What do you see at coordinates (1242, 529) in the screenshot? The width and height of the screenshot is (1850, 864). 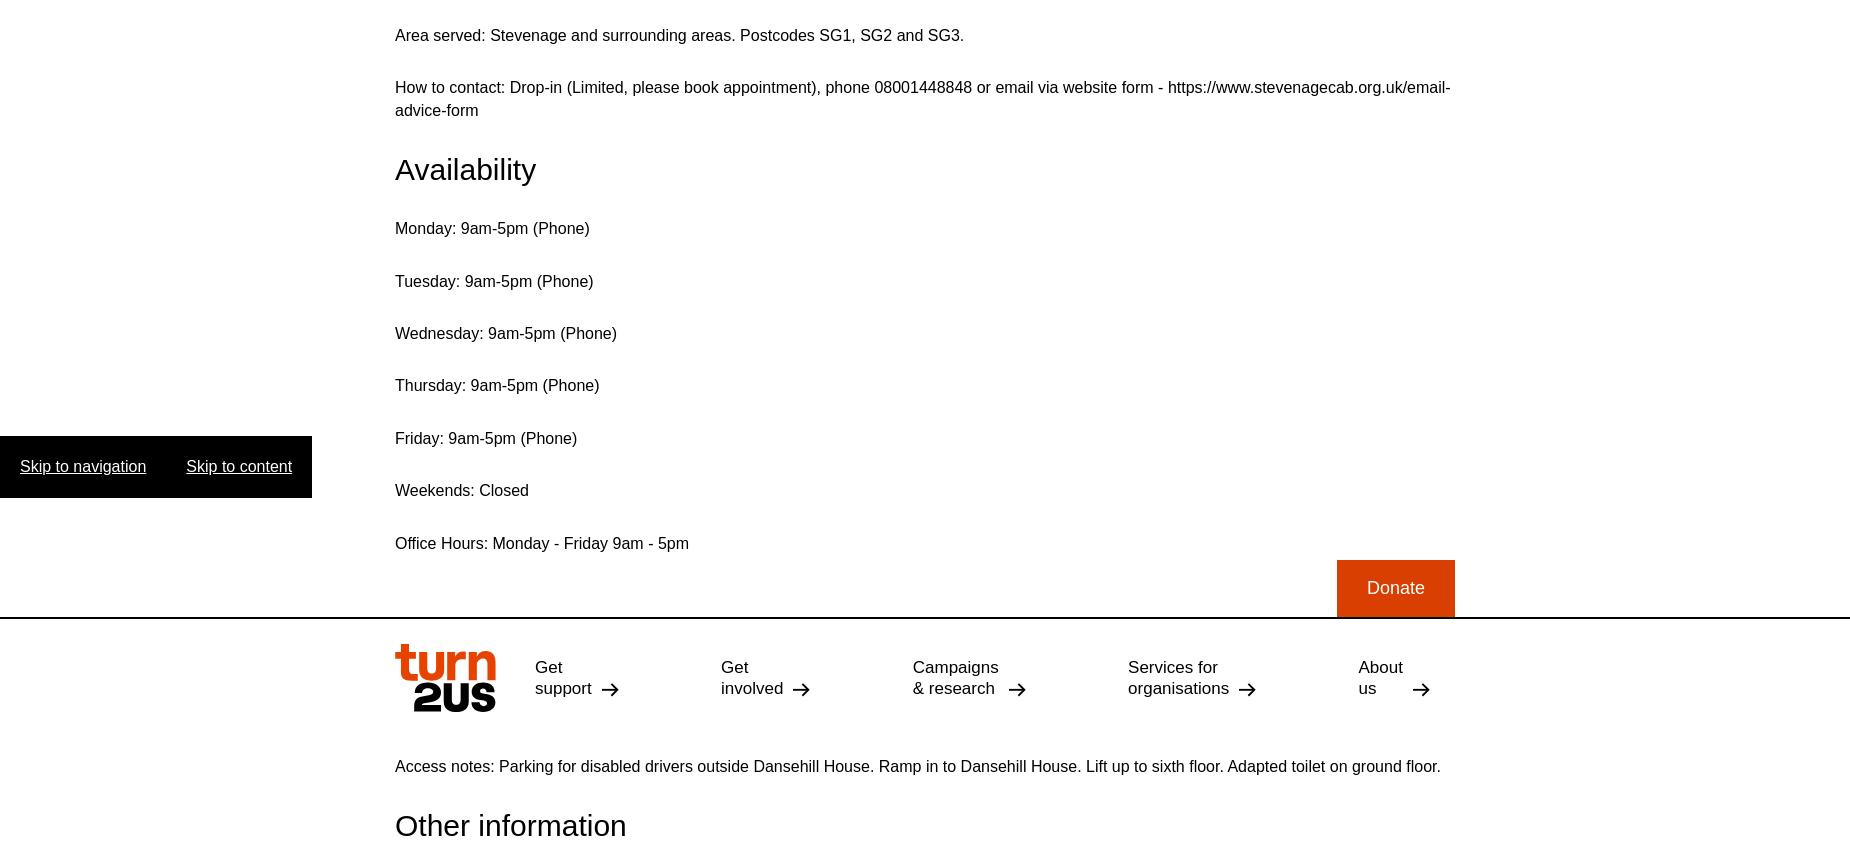 I see `'Back to top'` at bounding box center [1242, 529].